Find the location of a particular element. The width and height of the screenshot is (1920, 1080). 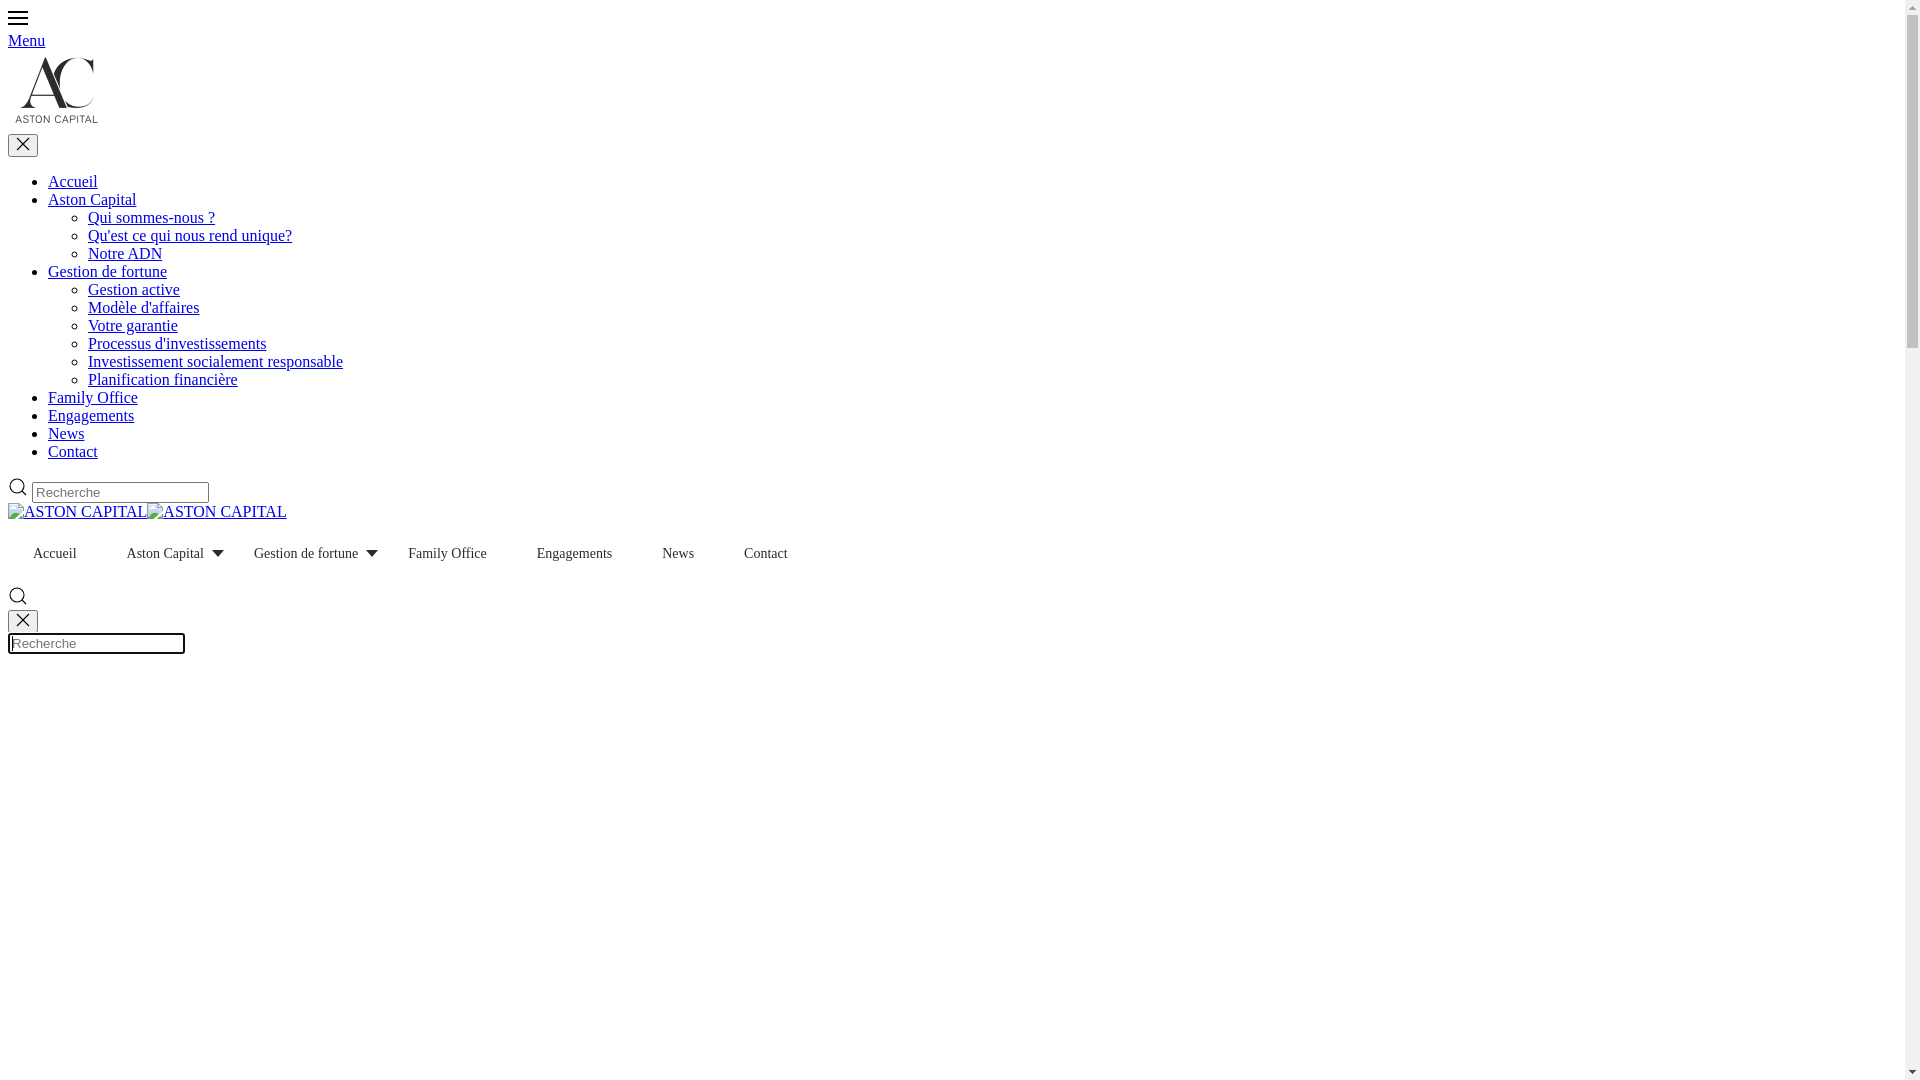

'Investissement socialement responsable' is located at coordinates (86, 361).